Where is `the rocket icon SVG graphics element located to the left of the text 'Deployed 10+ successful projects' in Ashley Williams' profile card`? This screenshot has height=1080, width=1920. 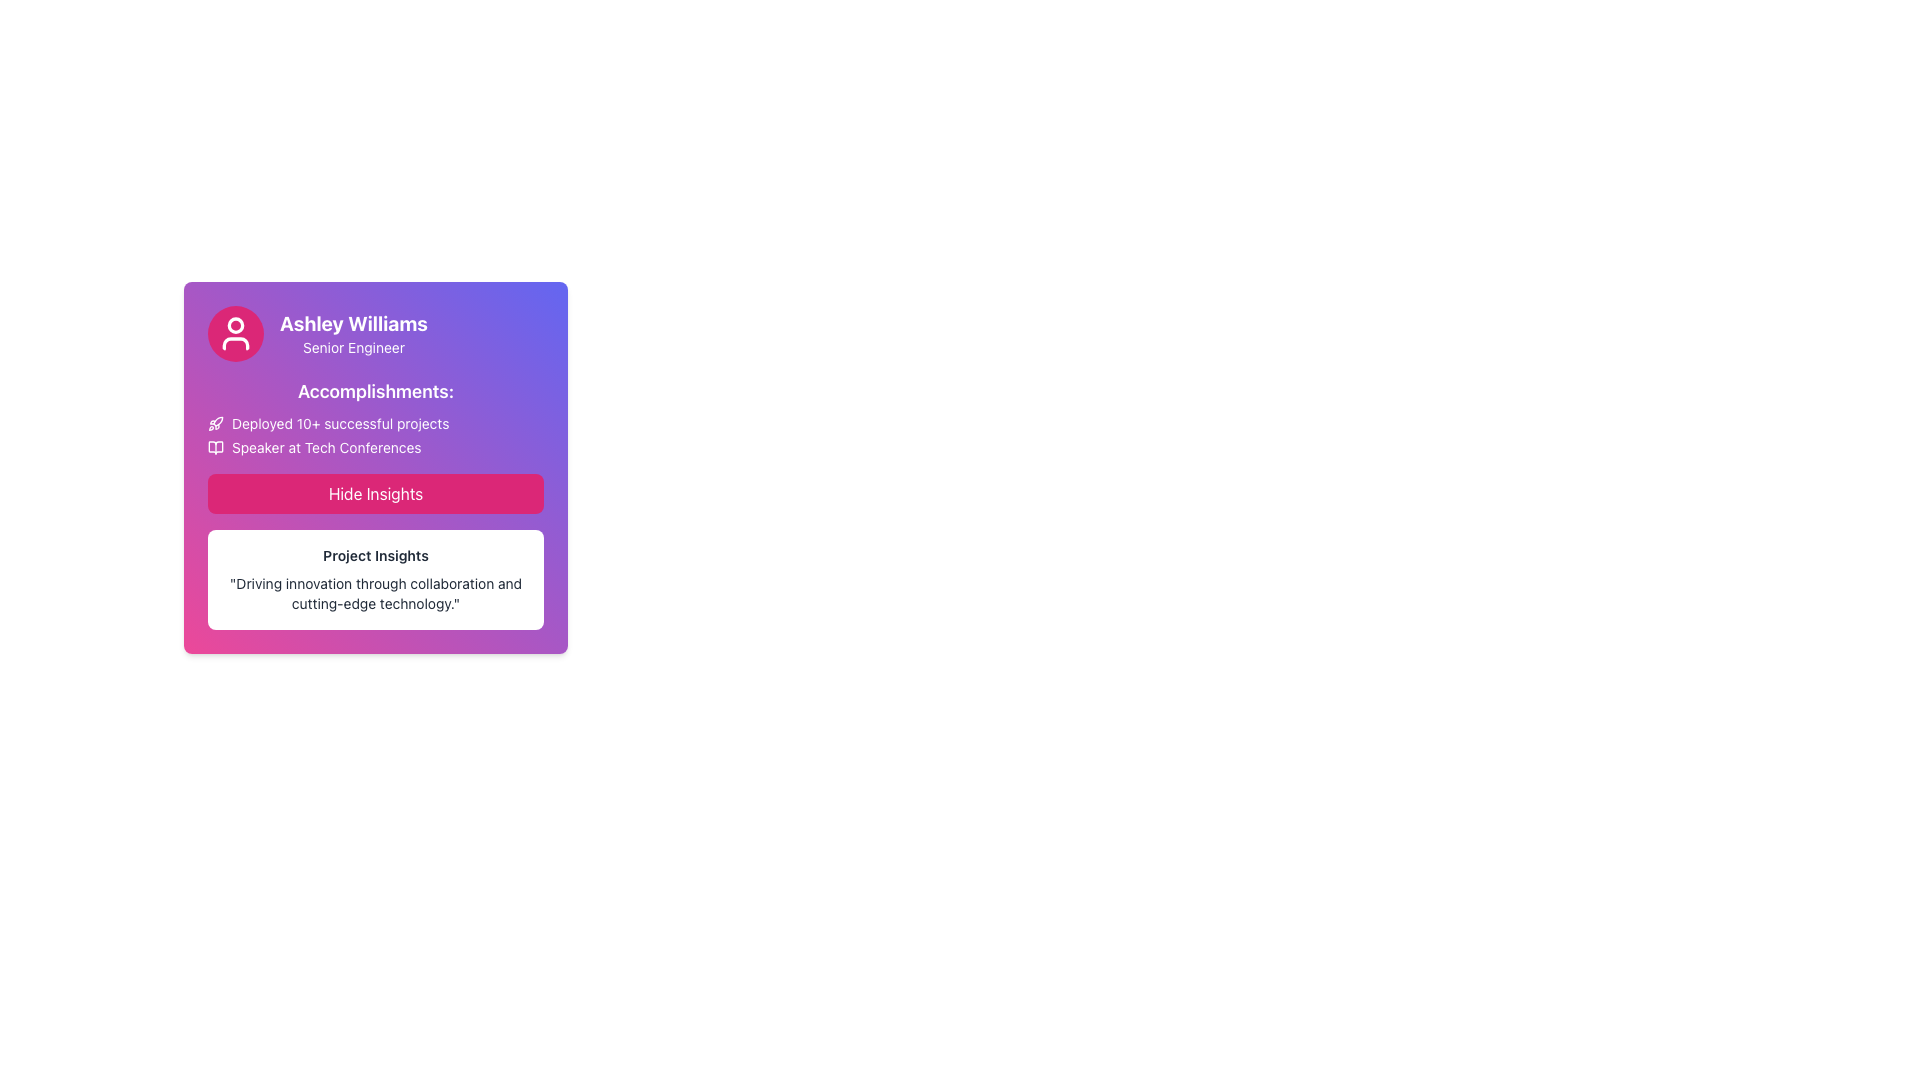
the rocket icon SVG graphics element located to the left of the text 'Deployed 10+ successful projects' in Ashley Williams' profile card is located at coordinates (216, 423).